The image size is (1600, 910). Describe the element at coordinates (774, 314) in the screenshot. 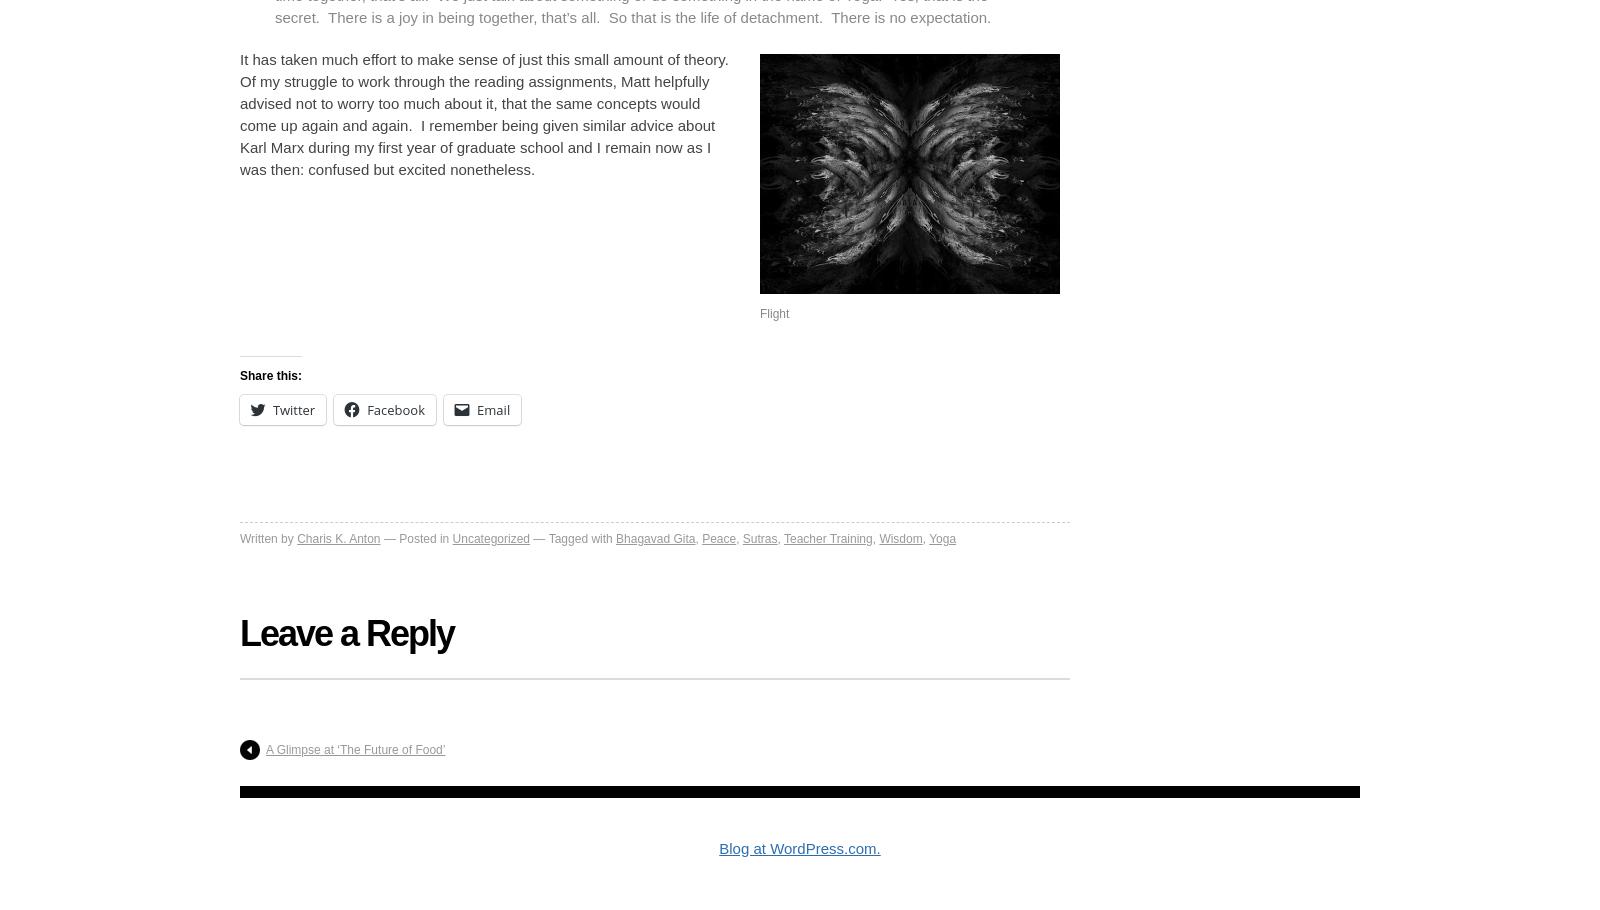

I see `'Flight'` at that location.